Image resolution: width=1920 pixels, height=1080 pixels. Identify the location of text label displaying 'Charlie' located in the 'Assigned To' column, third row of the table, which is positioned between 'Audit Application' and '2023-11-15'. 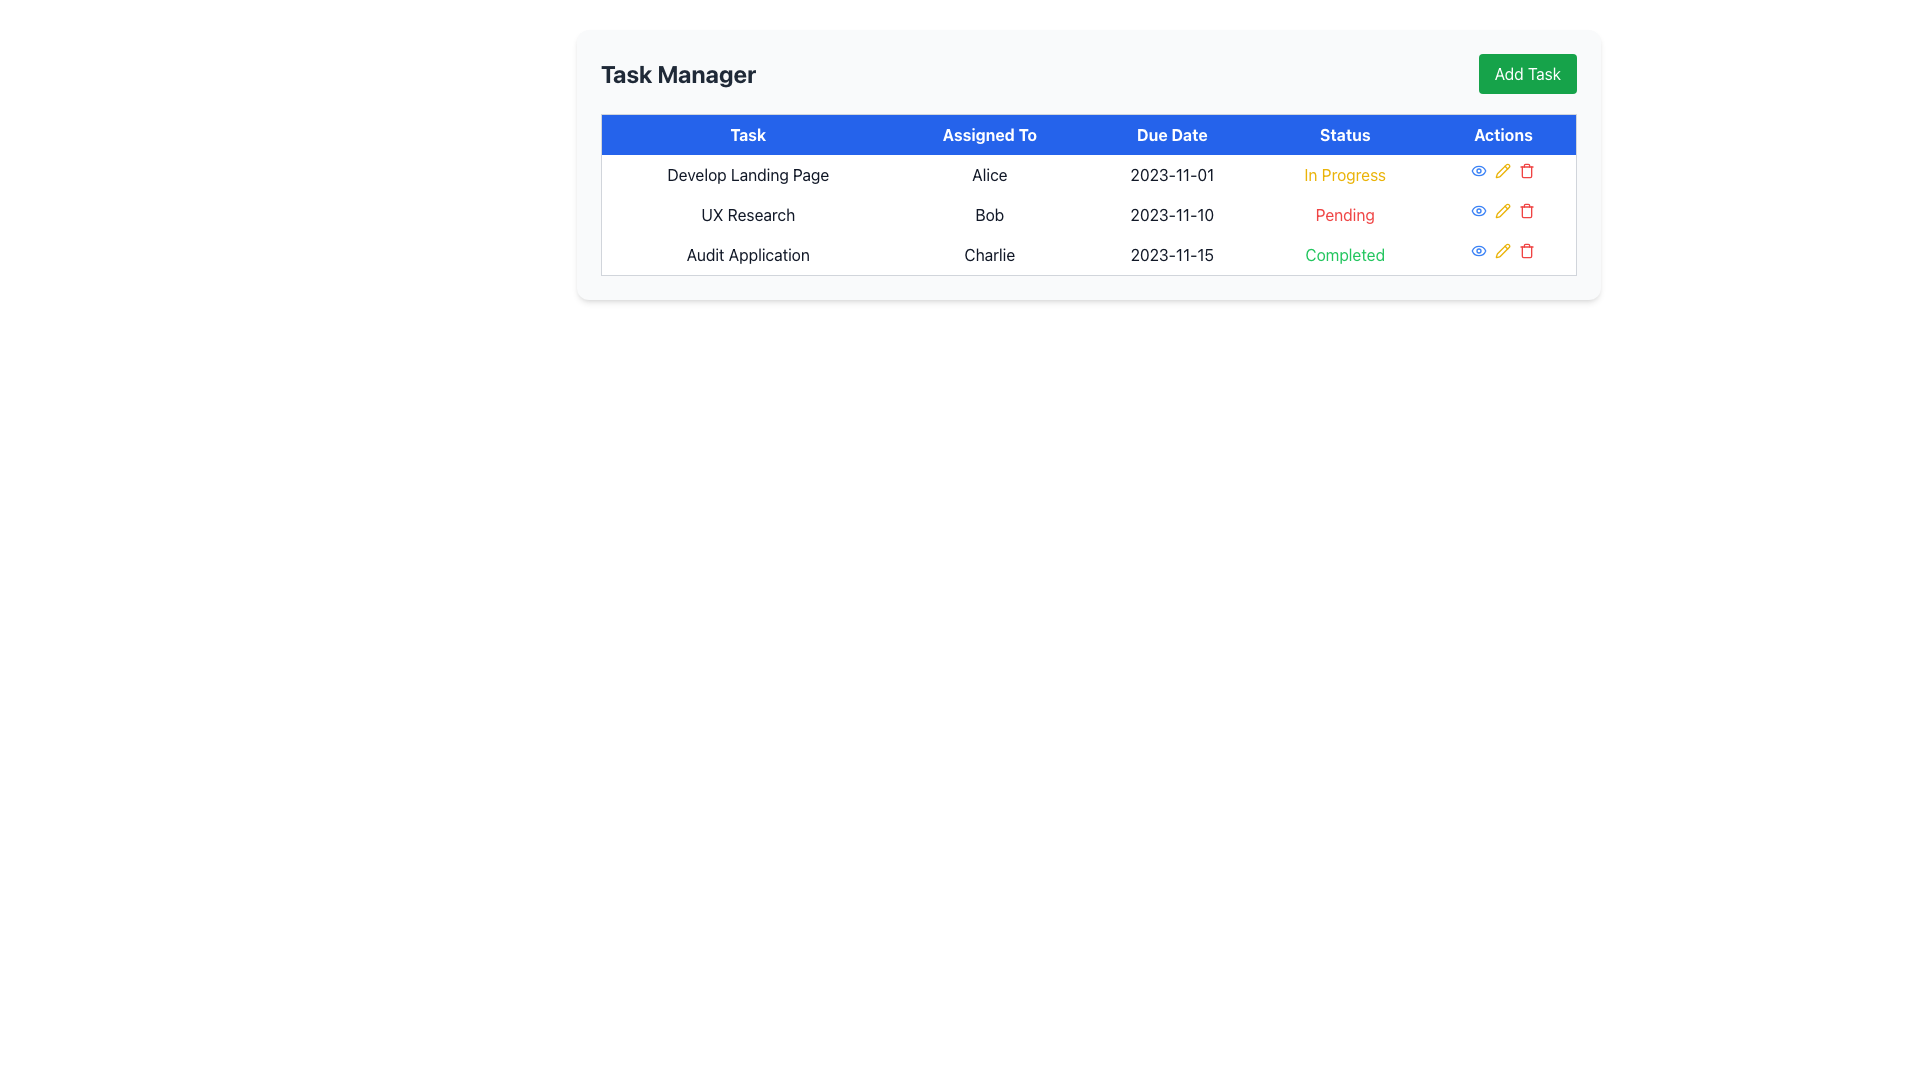
(989, 254).